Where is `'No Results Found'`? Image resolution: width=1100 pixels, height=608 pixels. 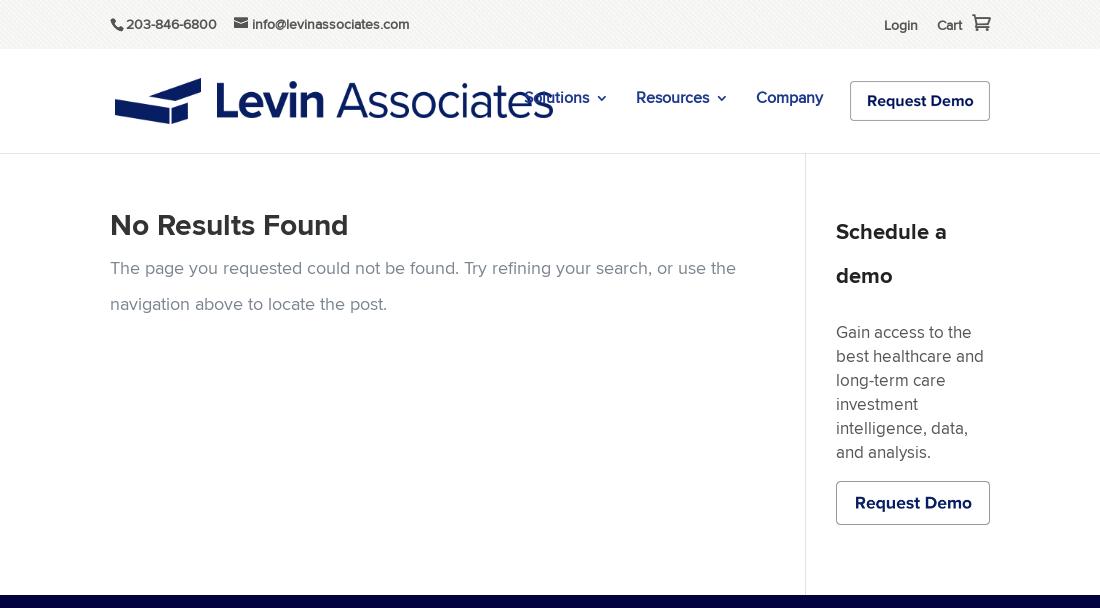 'No Results Found' is located at coordinates (110, 224).